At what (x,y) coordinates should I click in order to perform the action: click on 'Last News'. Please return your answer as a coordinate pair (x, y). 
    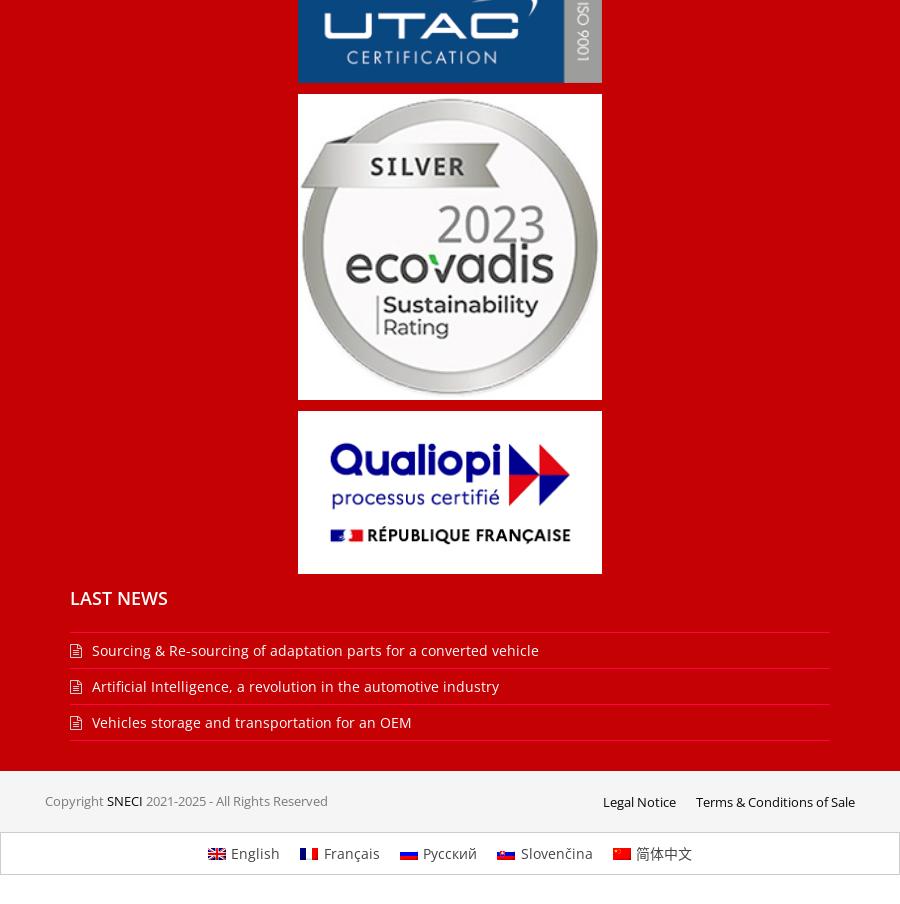
    Looking at the image, I should click on (118, 596).